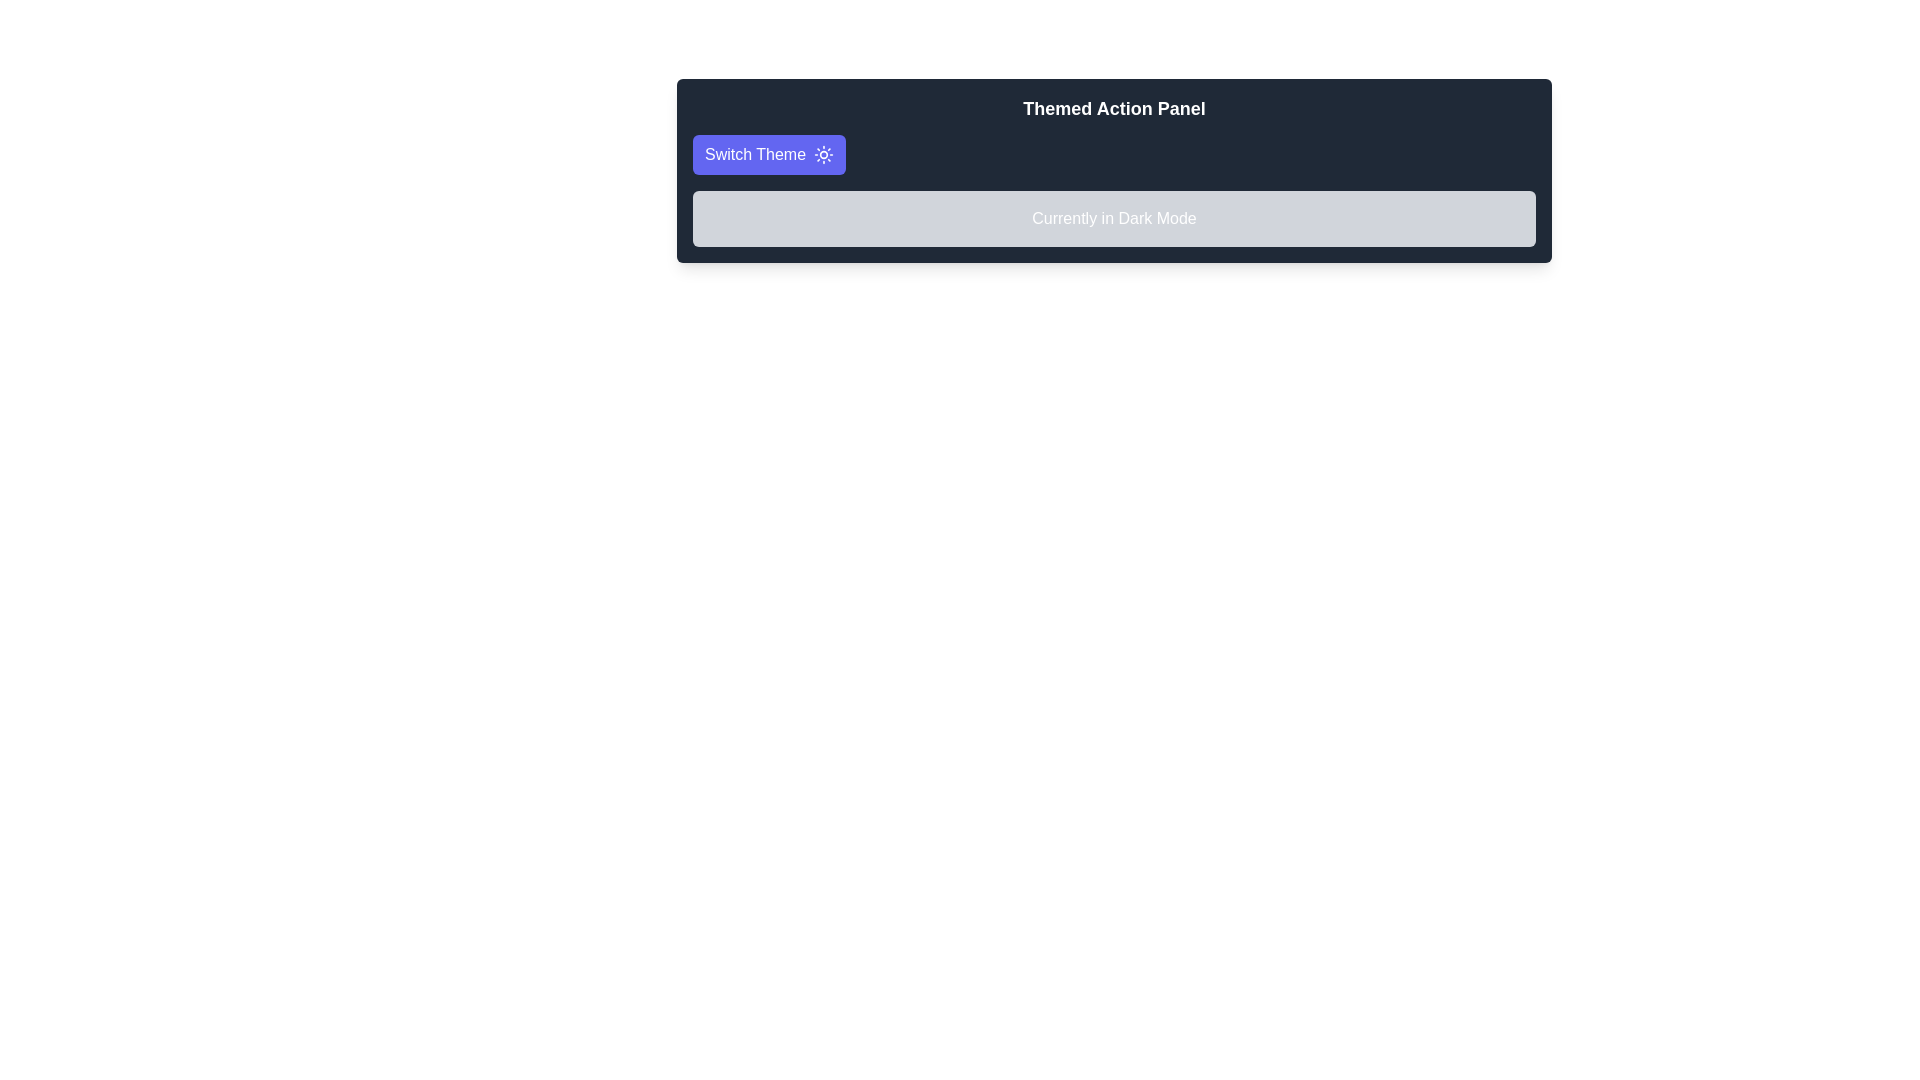 This screenshot has height=1080, width=1920. I want to click on the text label that conveys information about the current active theme mode, which is located at the bottom of the 'Themed Action Panel' and directly below the 'Switch Theme' button, so click(1113, 219).